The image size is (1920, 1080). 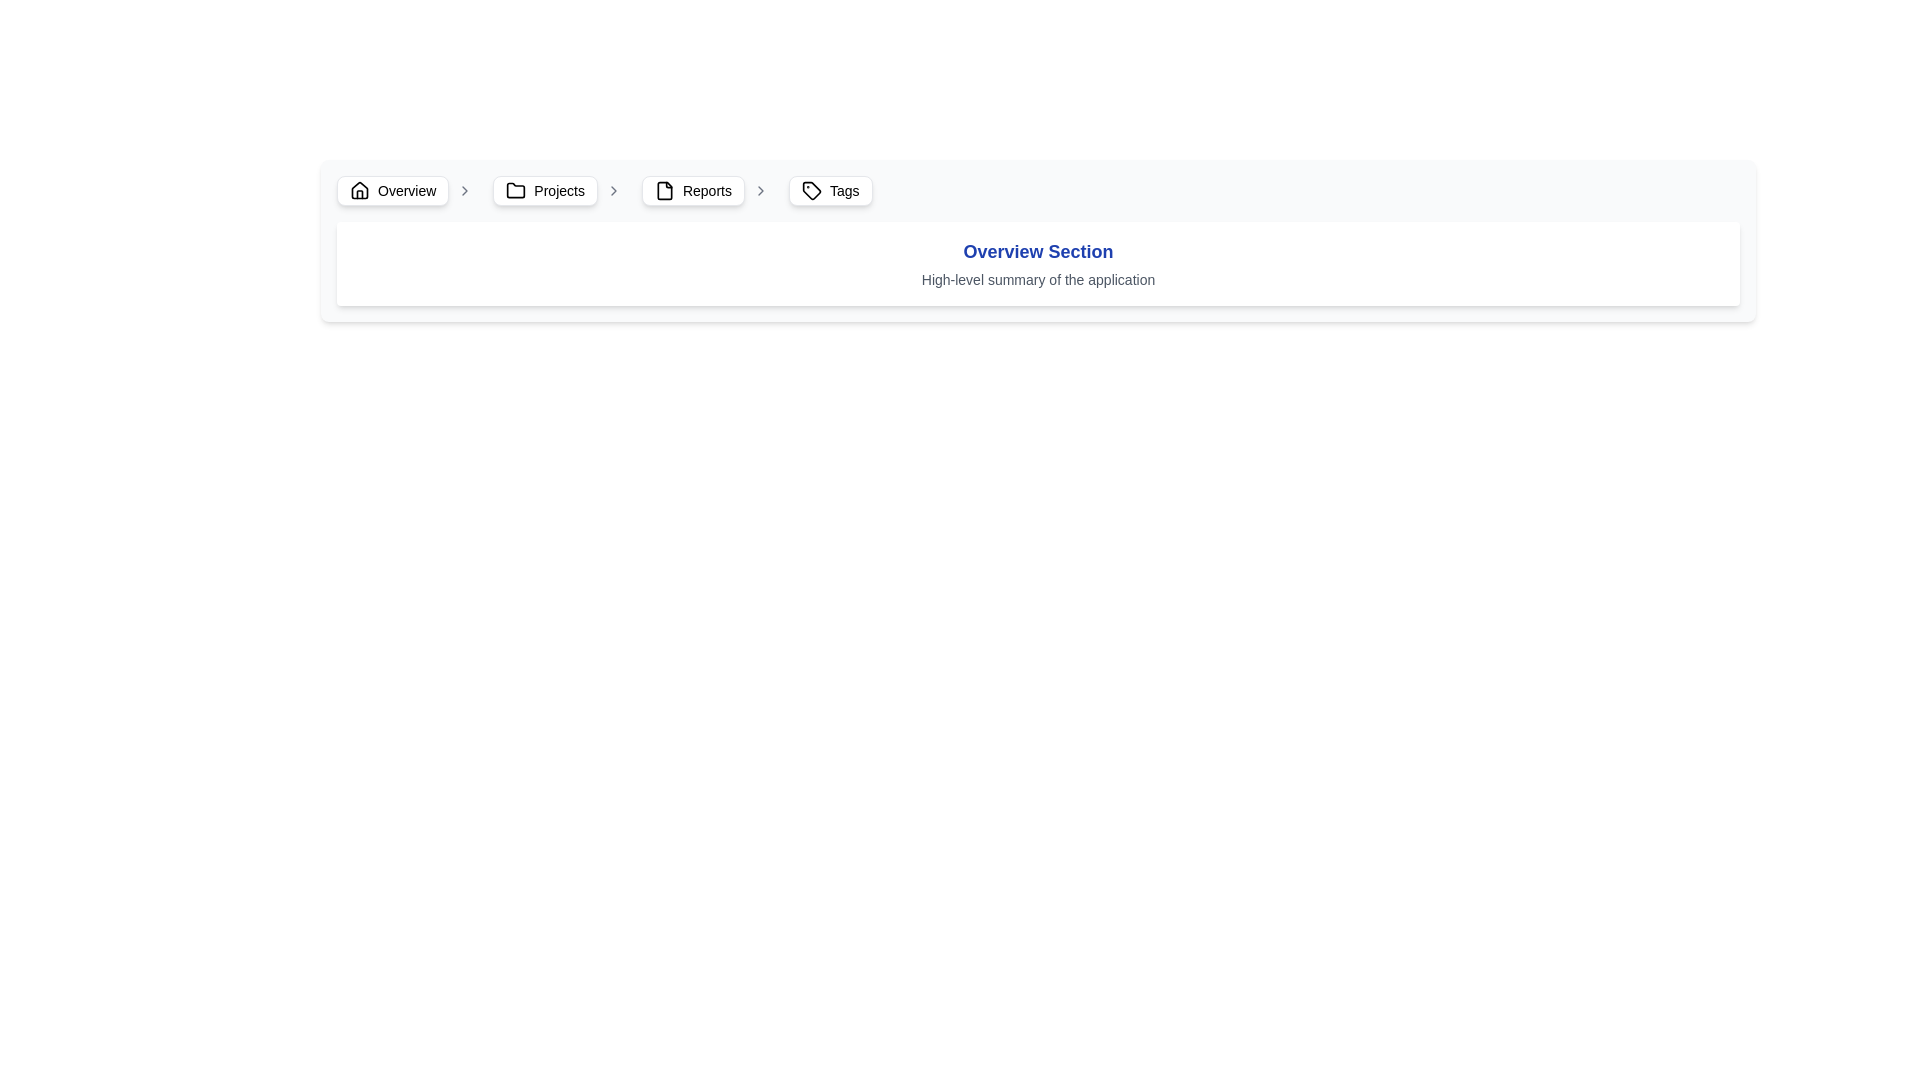 I want to click on the 'Reports' section icon, which is a file symbol located in the breadcrumb navigation bar between 'Projects' and 'Tags', so click(x=664, y=191).